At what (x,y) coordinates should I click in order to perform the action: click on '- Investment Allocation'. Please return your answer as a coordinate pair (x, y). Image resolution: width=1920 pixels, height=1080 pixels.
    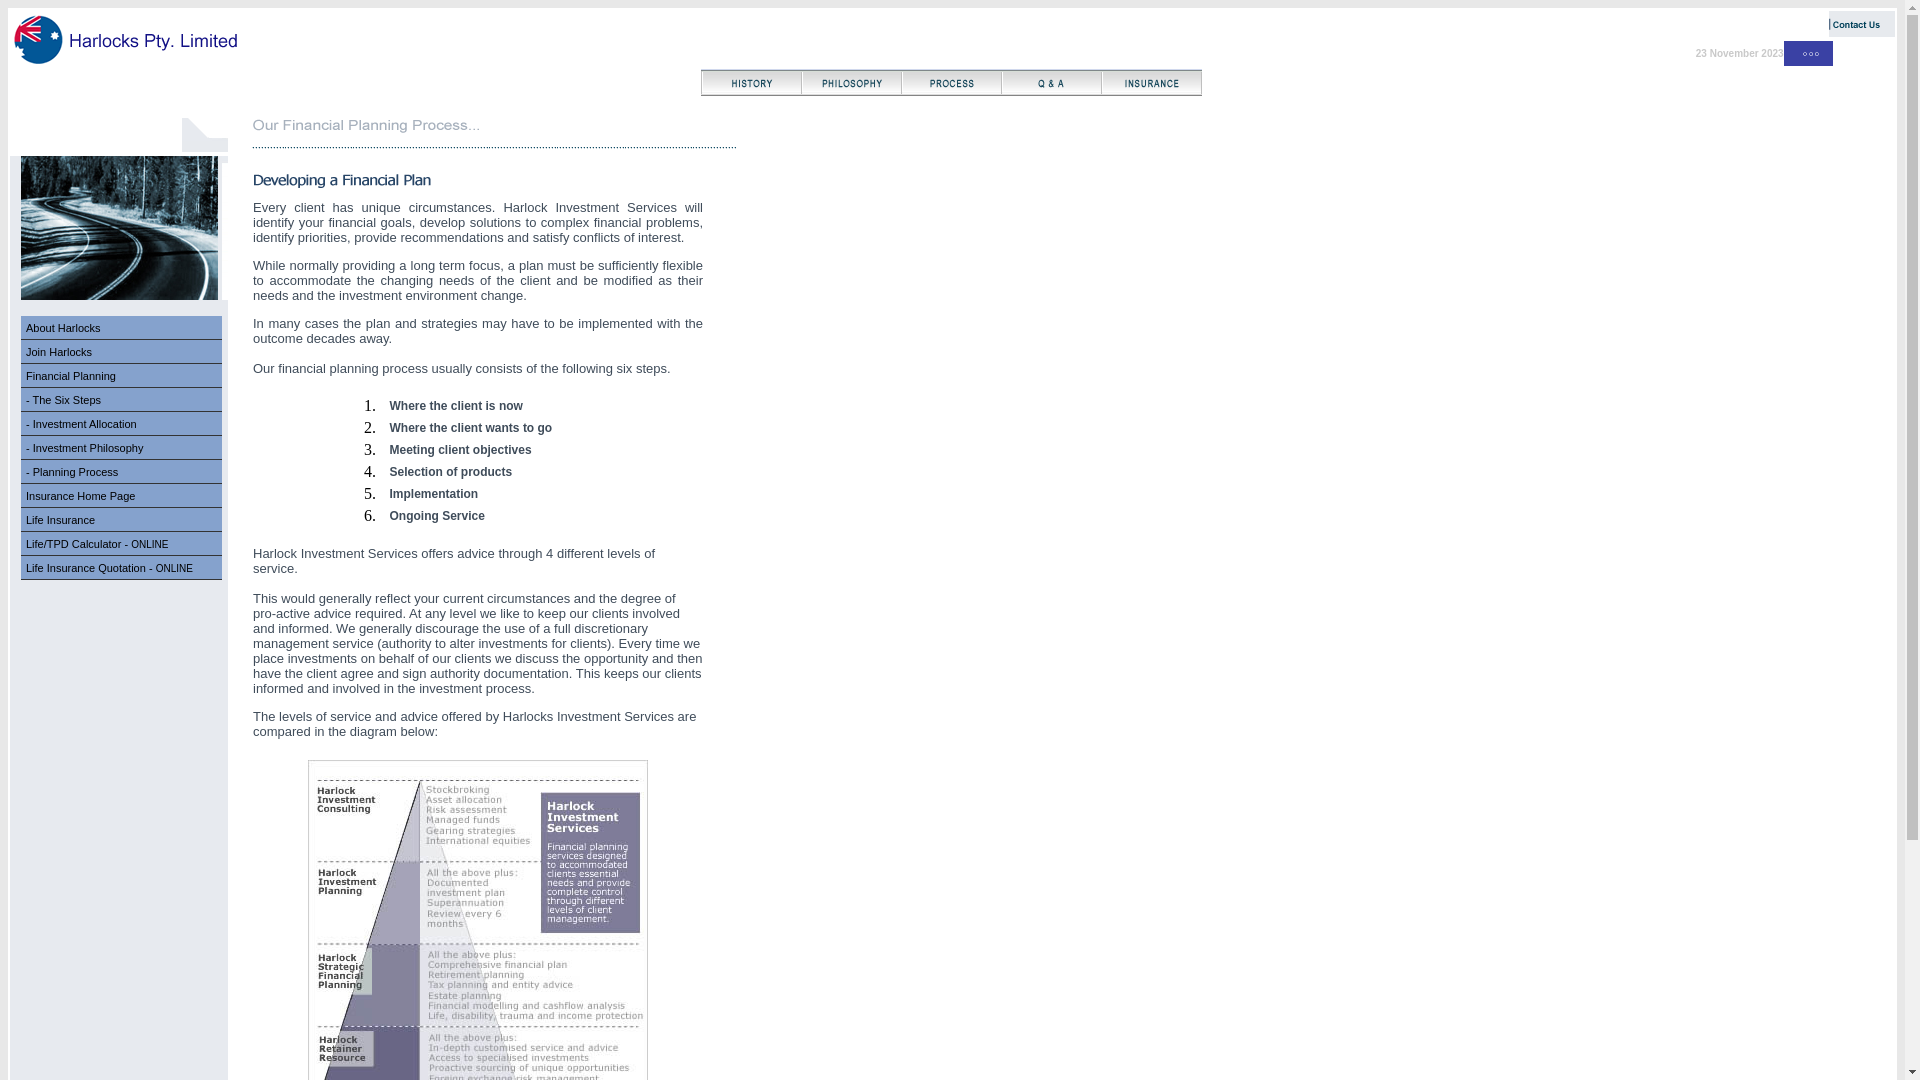
    Looking at the image, I should click on (25, 423).